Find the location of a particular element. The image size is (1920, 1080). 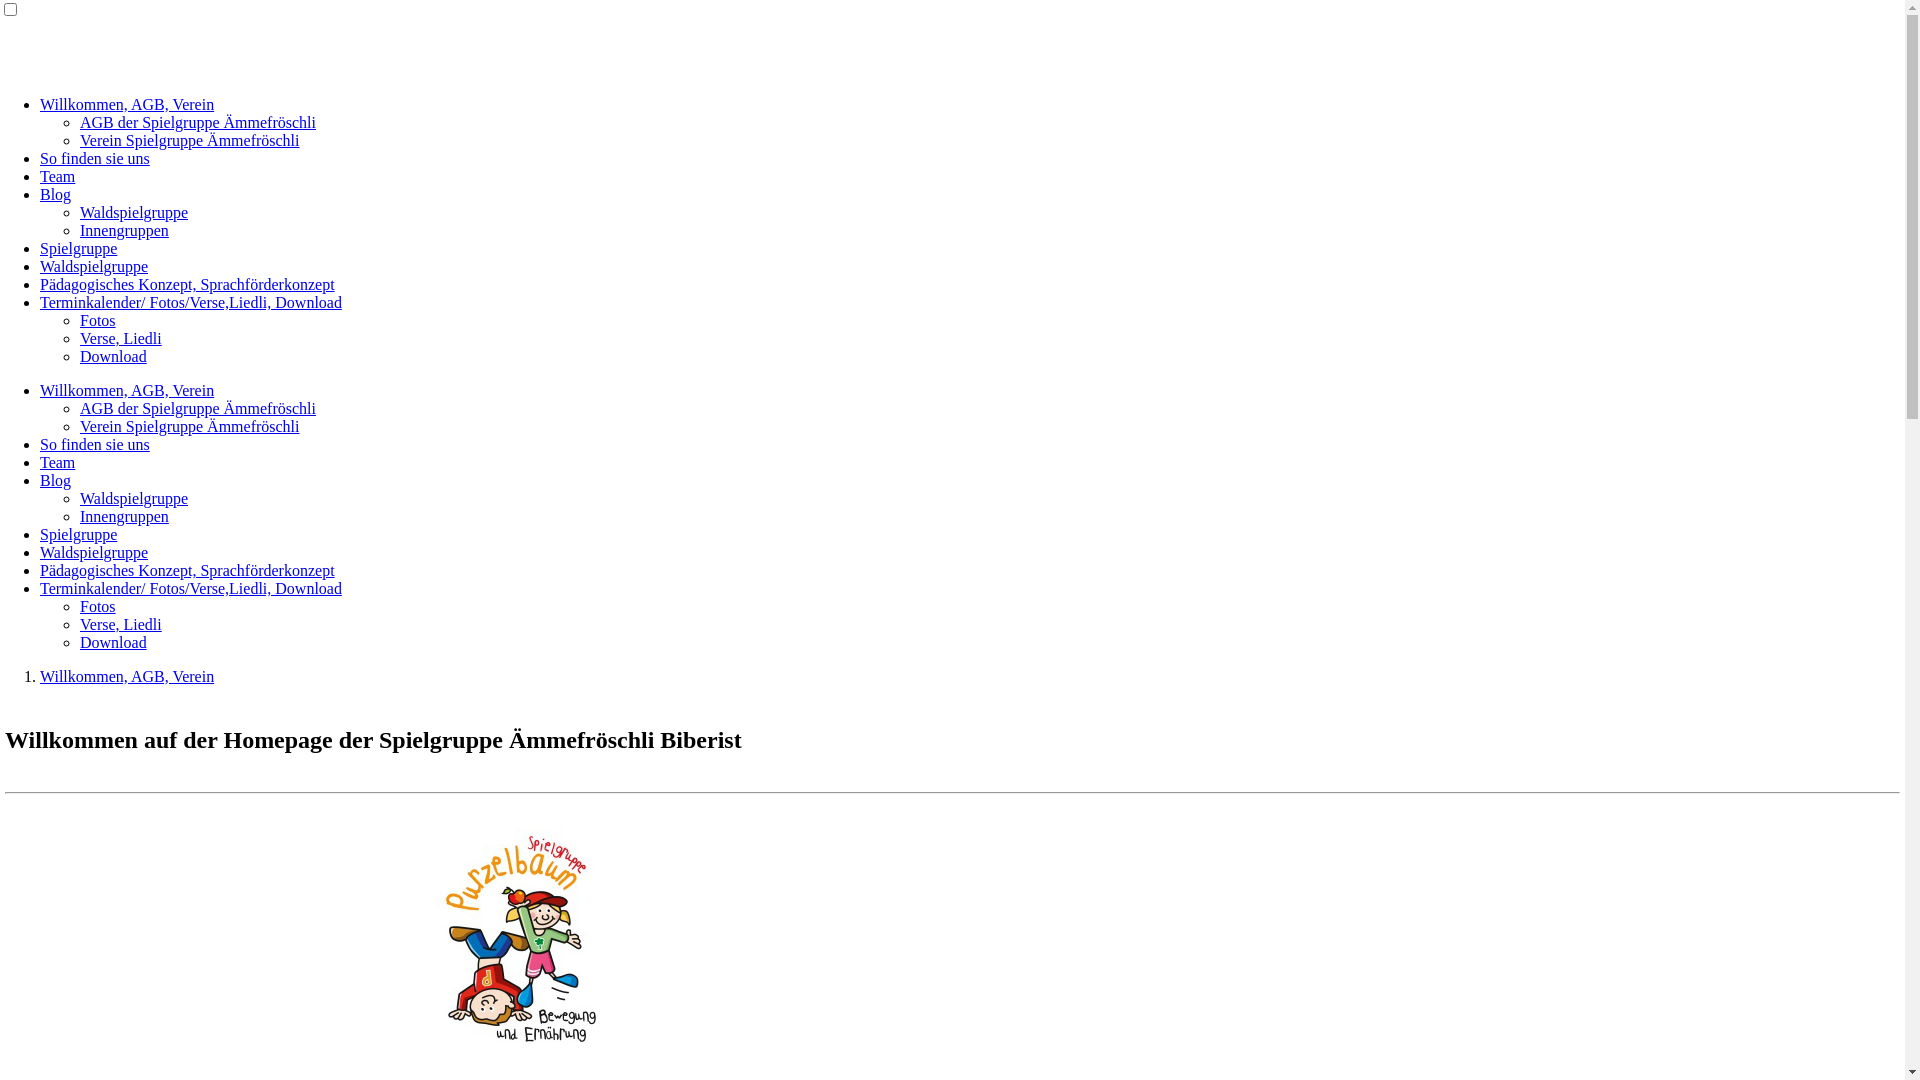

'Willkommen, AGB, Verein' is located at coordinates (125, 104).